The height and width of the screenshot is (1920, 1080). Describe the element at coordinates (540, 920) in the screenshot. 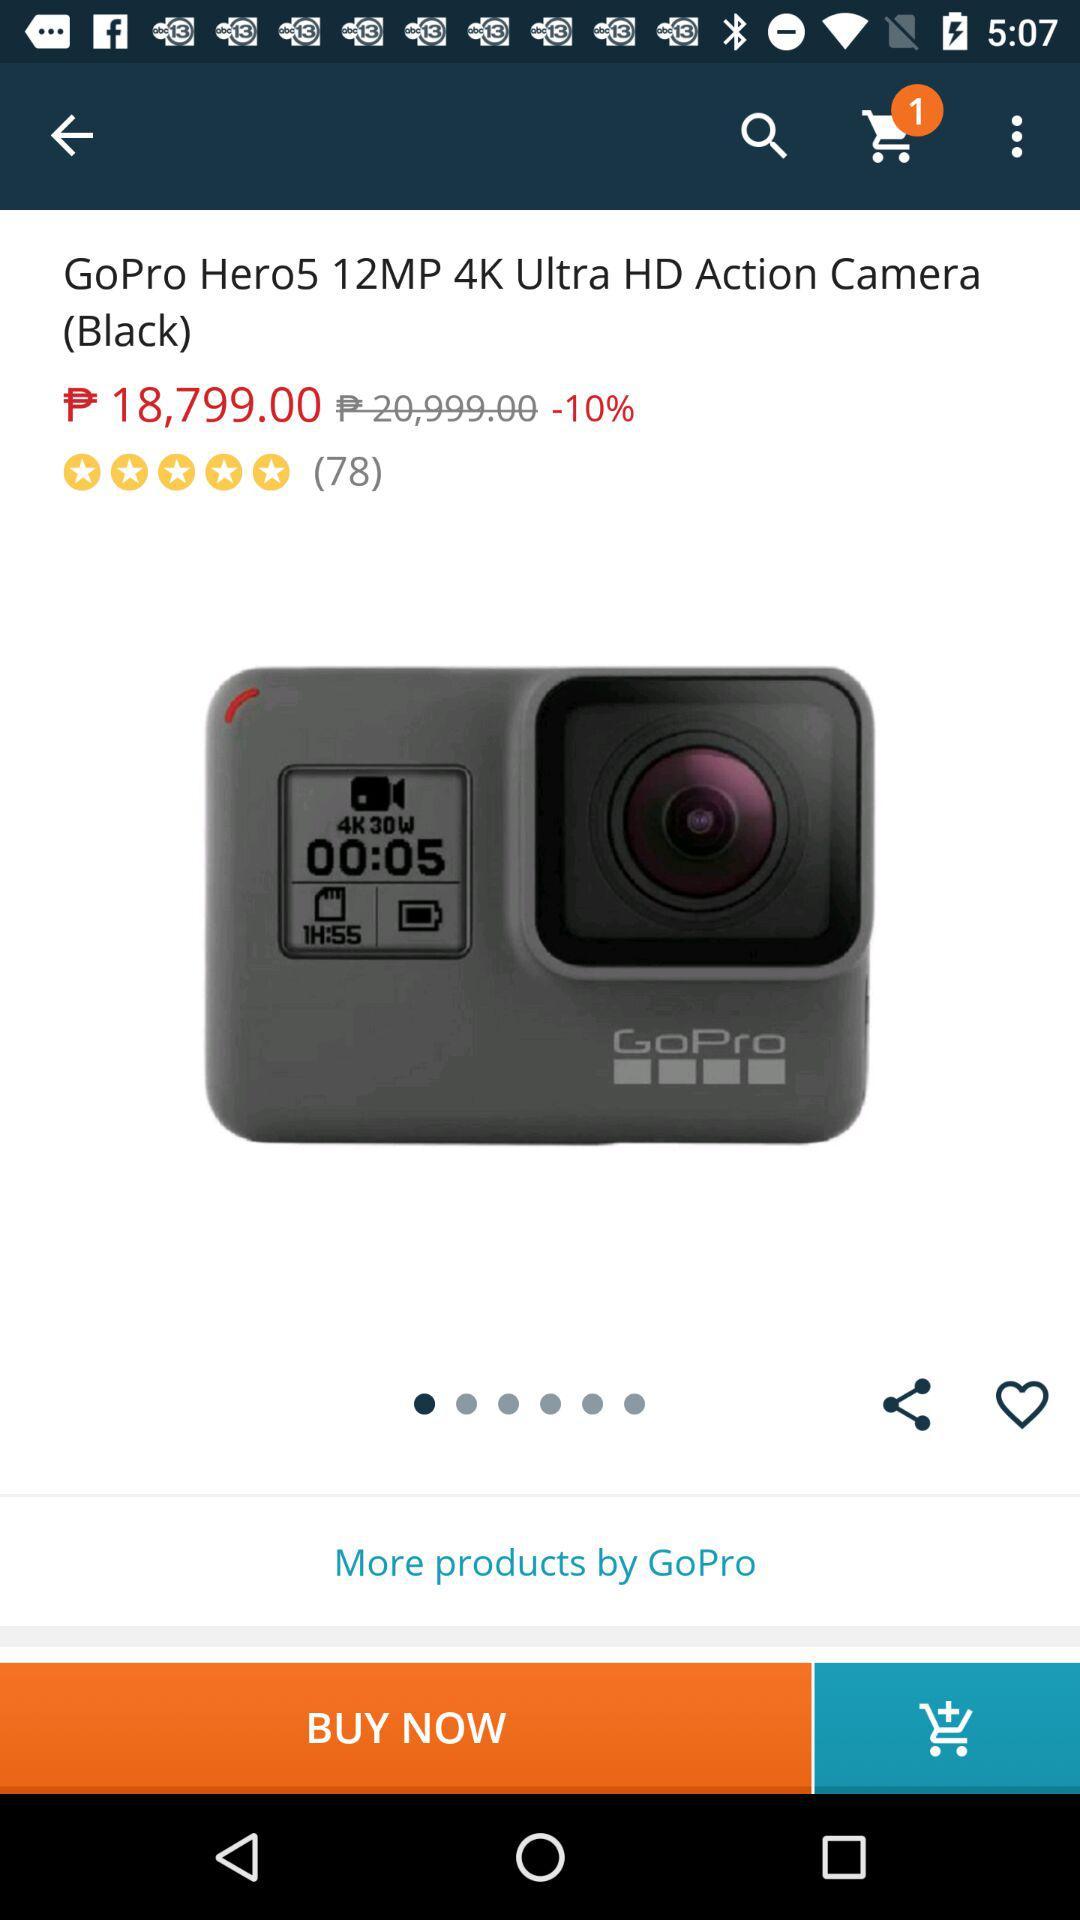

I see `description` at that location.